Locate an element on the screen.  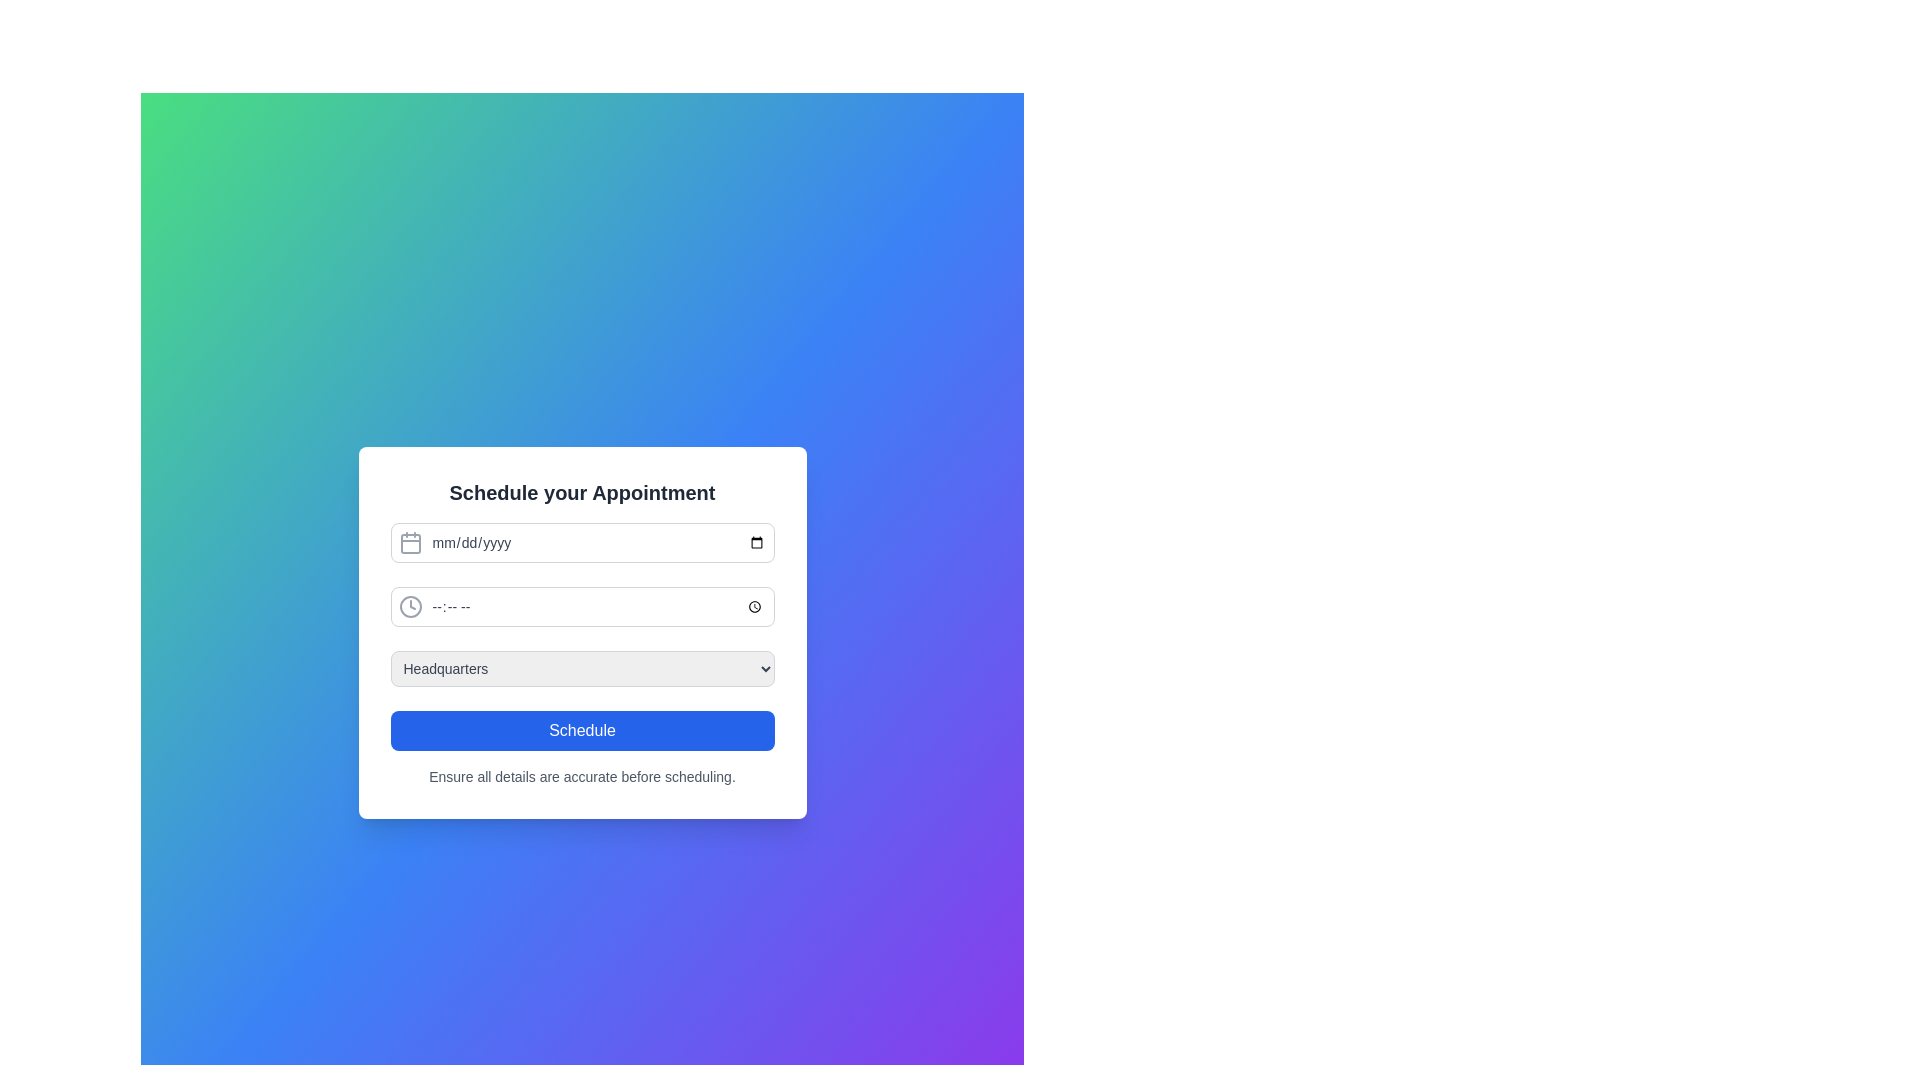
a date from the date input field that has a rounded border and a calendar icon, which is located at the center of the form section is located at coordinates (581, 543).